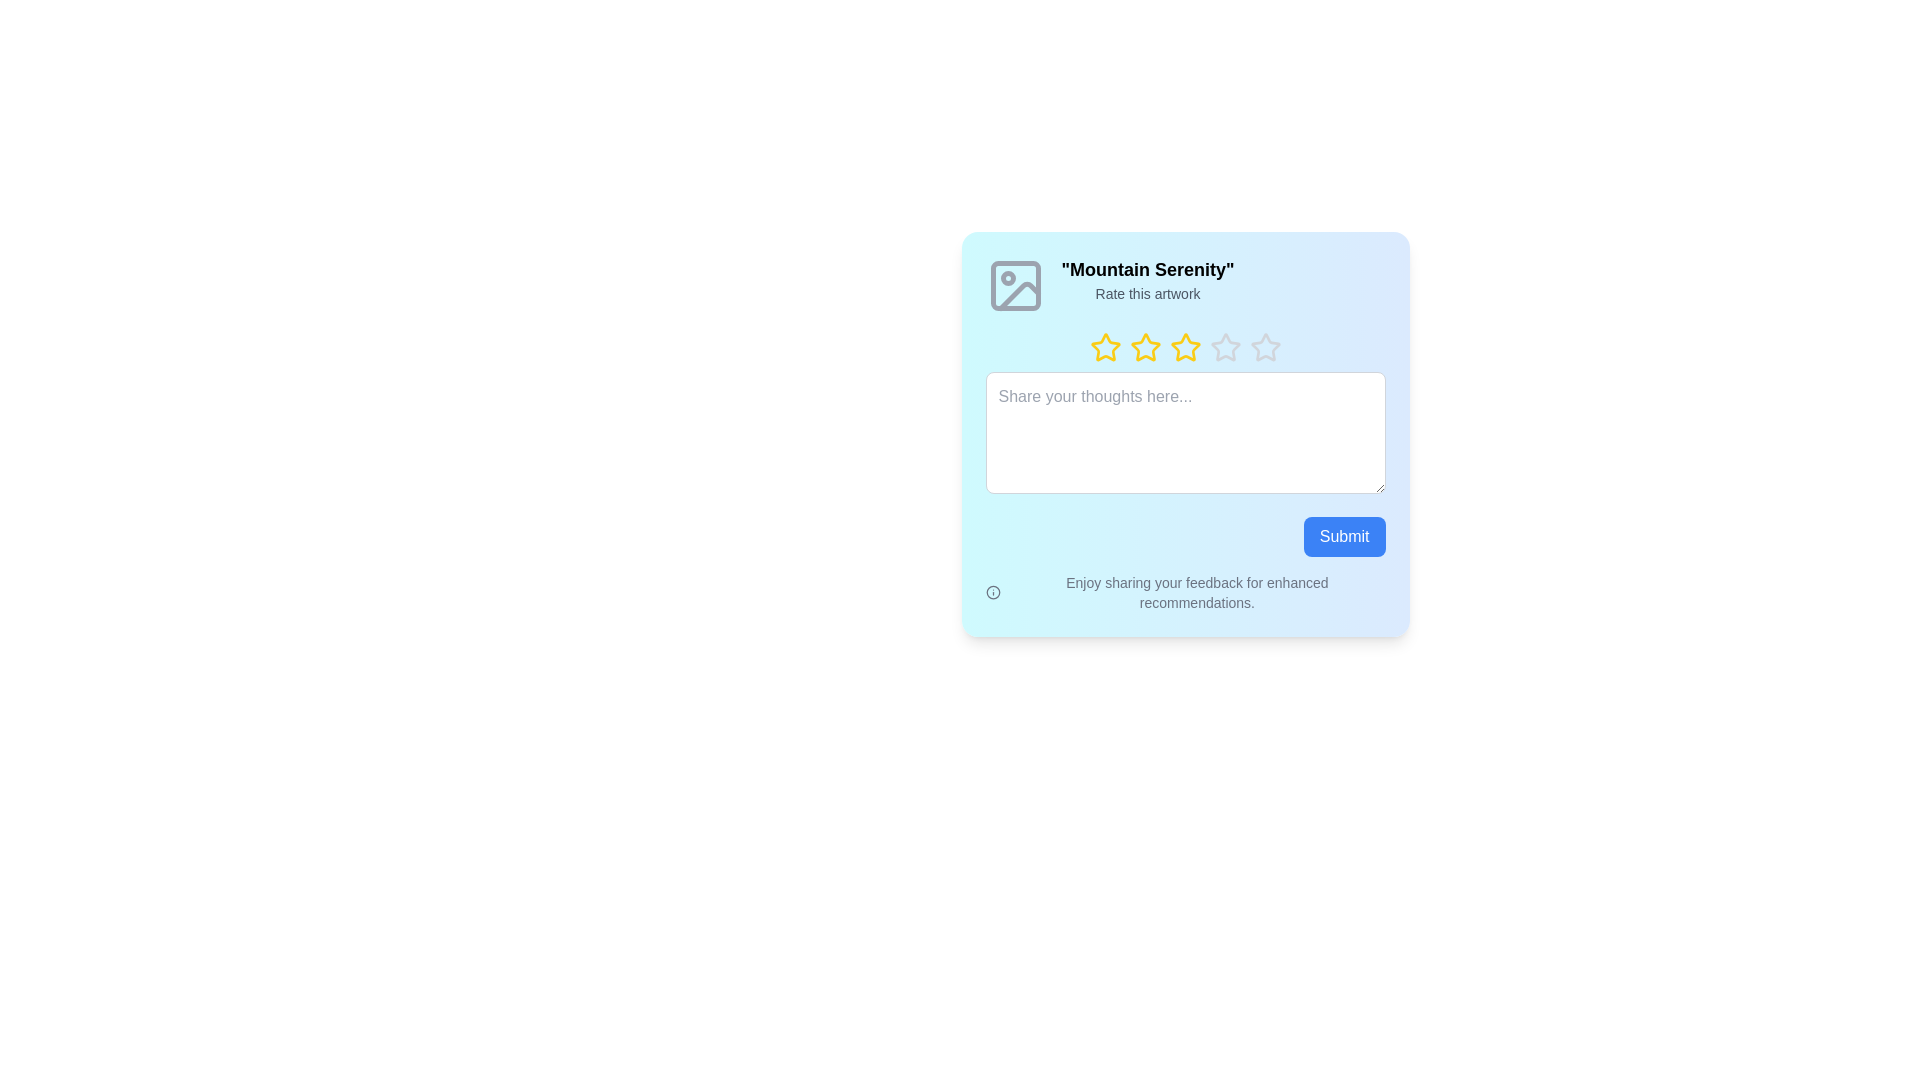  What do you see at coordinates (993, 592) in the screenshot?
I see `the informational icon to display additional details` at bounding box center [993, 592].